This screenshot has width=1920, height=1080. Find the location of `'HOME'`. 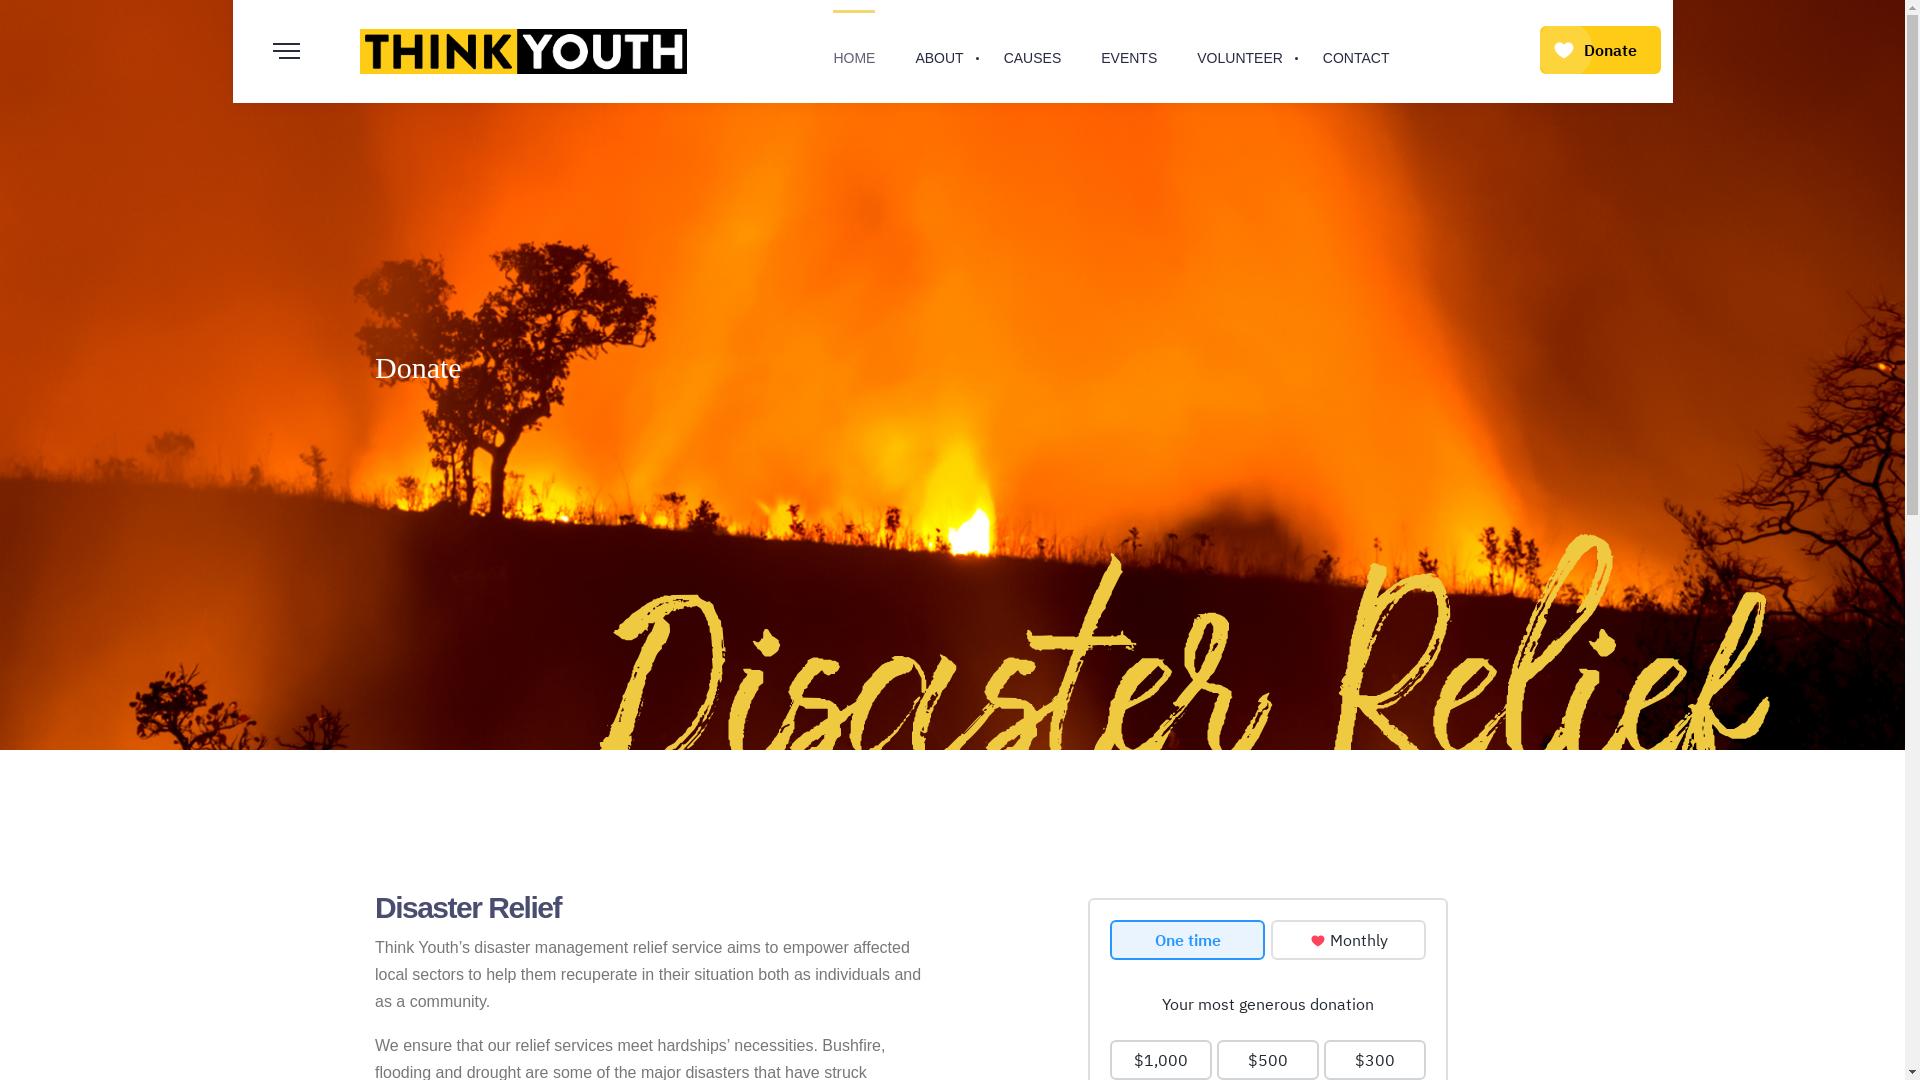

'HOME' is located at coordinates (854, 50).